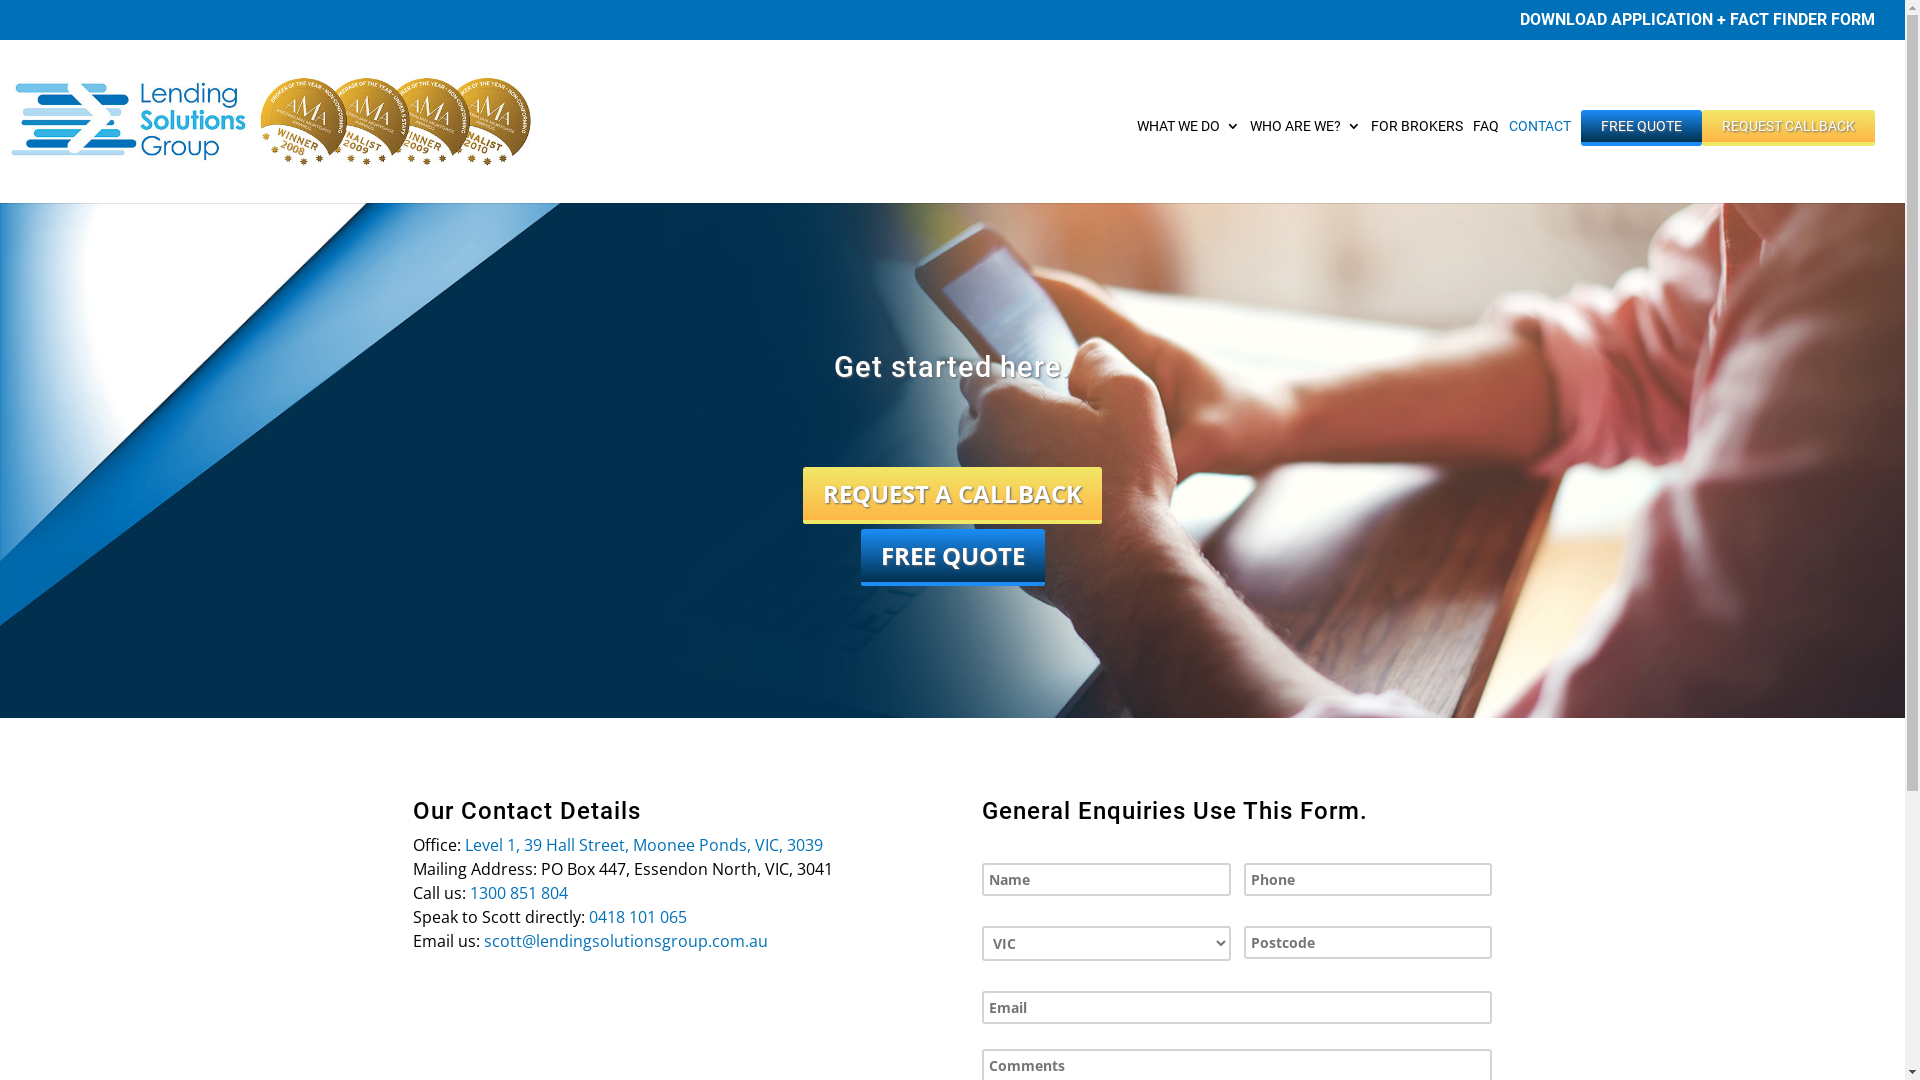 This screenshot has height=1080, width=1920. I want to click on 'DOWNLOAD APPLICATION + FACT FINDER FORM', so click(1696, 26).